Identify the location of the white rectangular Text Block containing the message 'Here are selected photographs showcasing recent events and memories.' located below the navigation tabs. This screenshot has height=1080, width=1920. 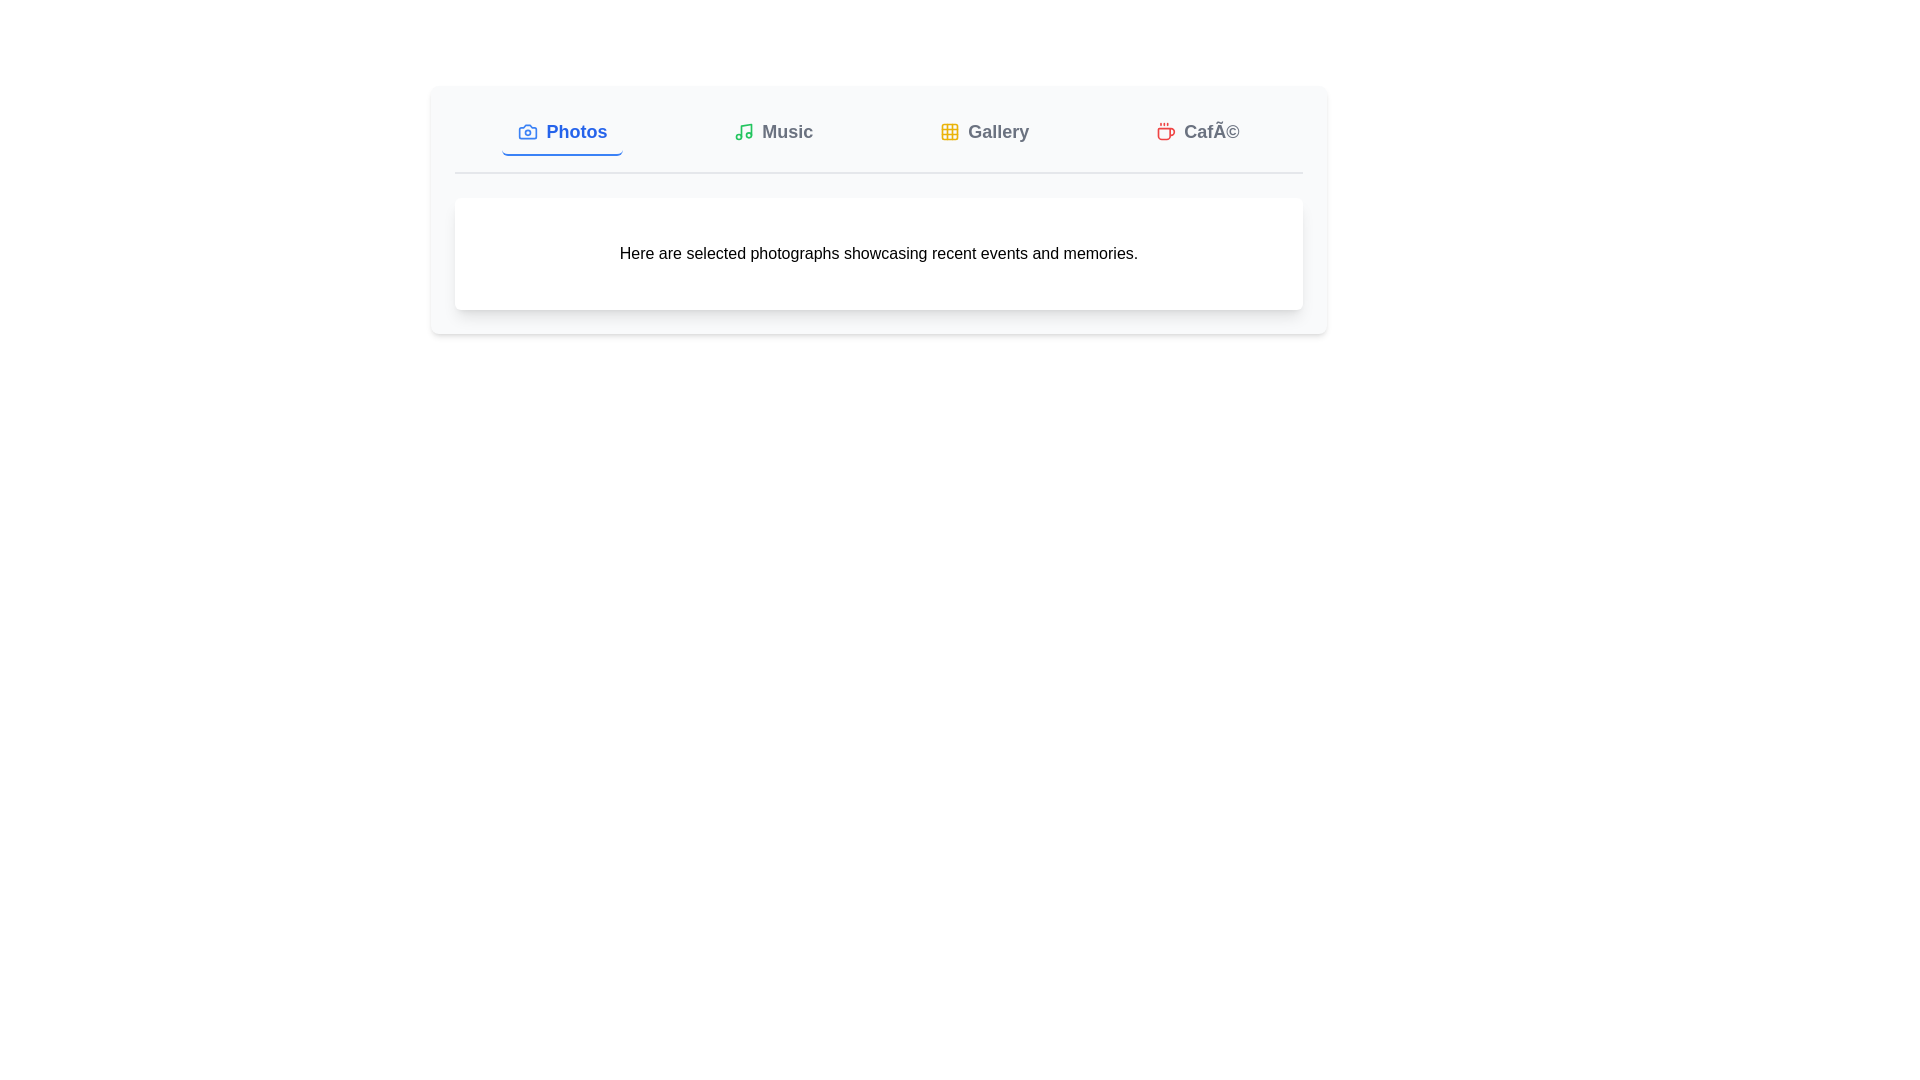
(878, 253).